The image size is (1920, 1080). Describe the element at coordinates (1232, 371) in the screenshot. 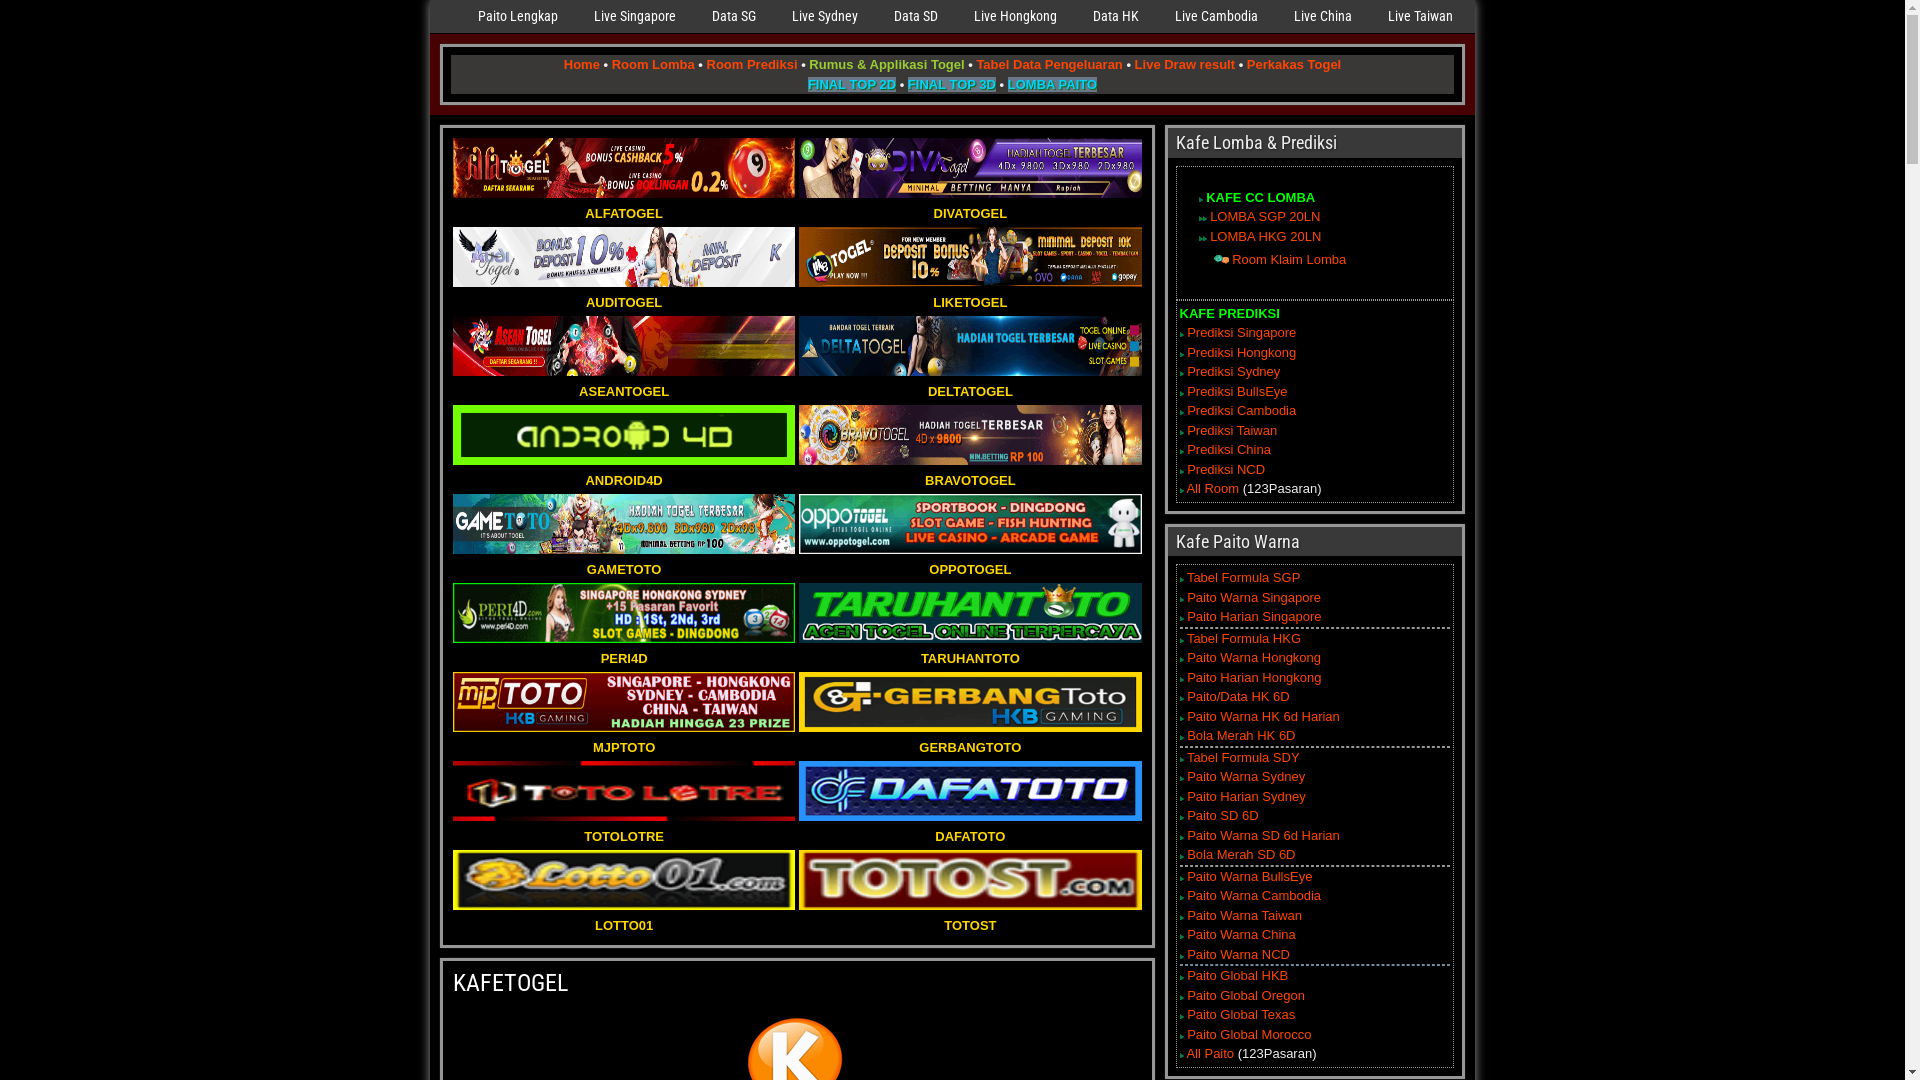

I see `'Prediksi Sydney'` at that location.